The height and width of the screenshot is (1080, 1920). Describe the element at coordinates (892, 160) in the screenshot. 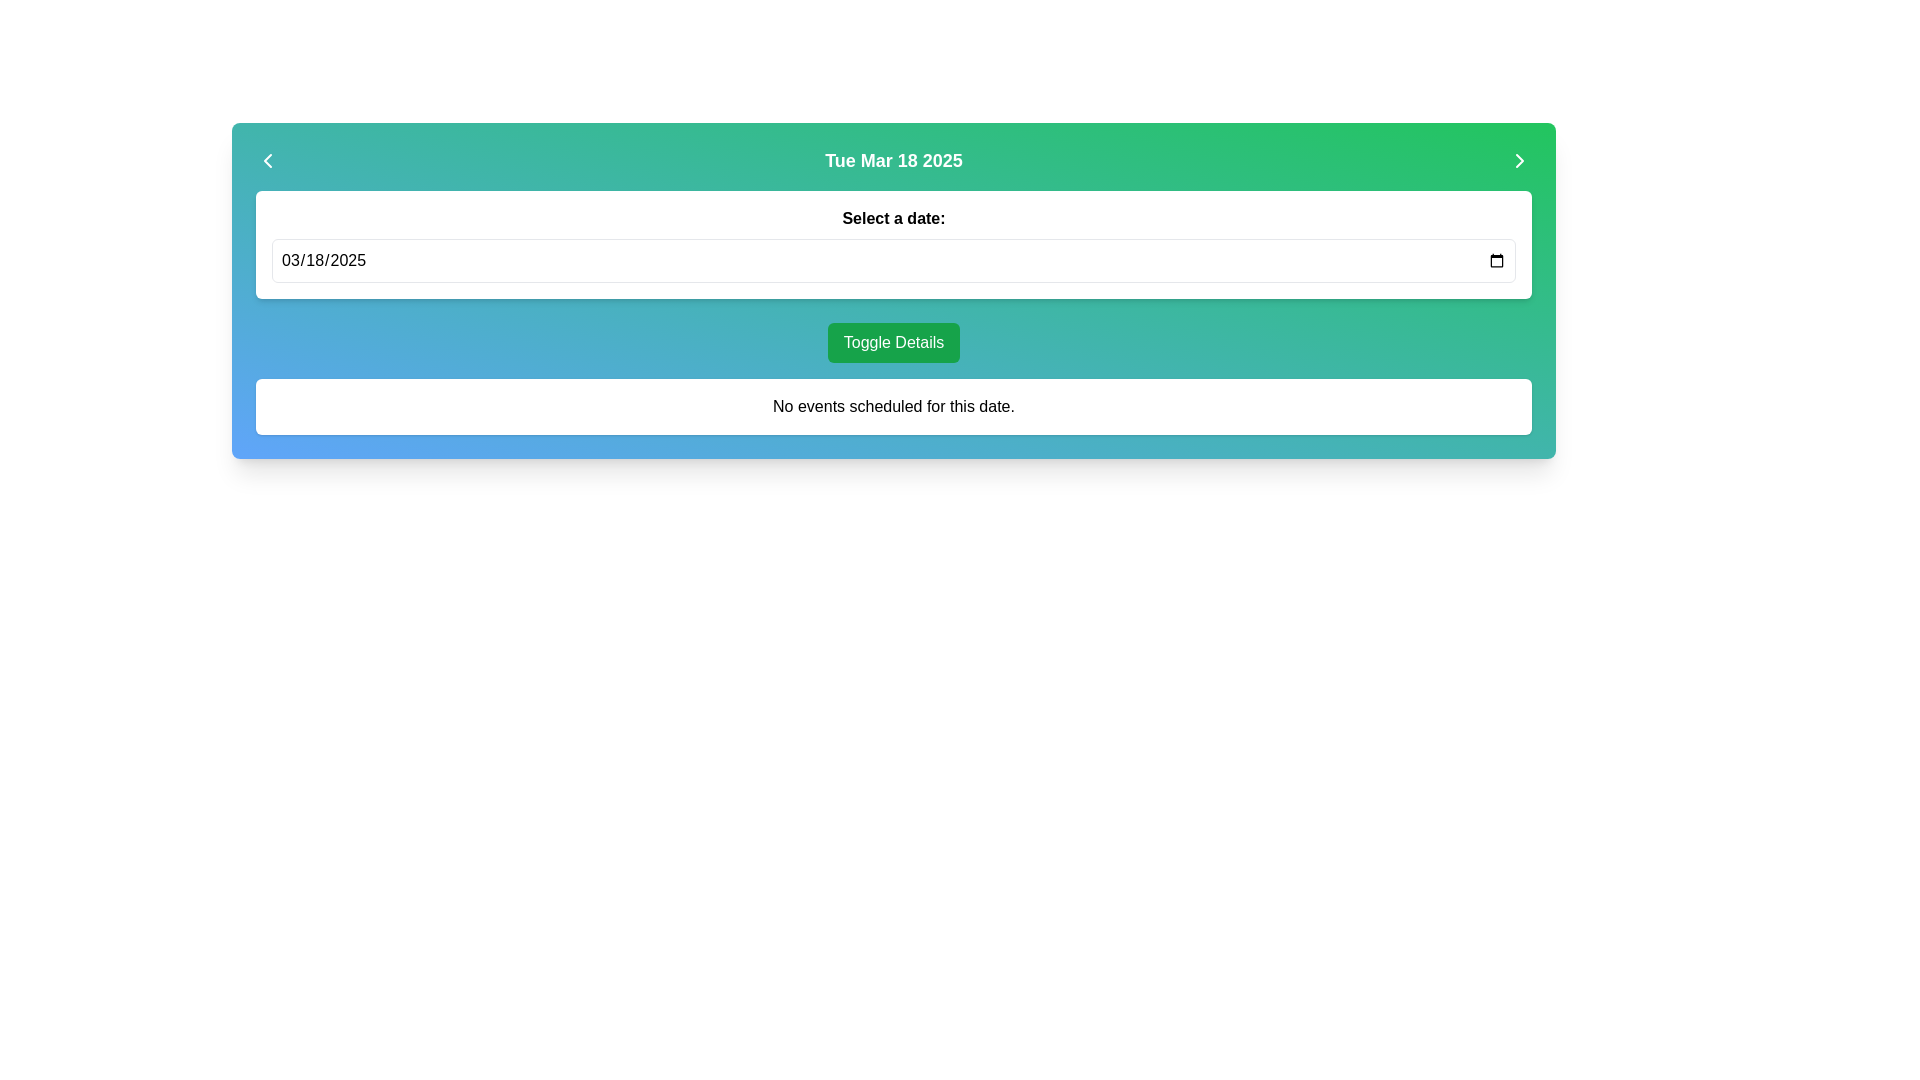

I see `the Text label that displays the currently selected date, located in the center of the top gradient header bar, above the 'Select a date:' label and calendar input field` at that location.